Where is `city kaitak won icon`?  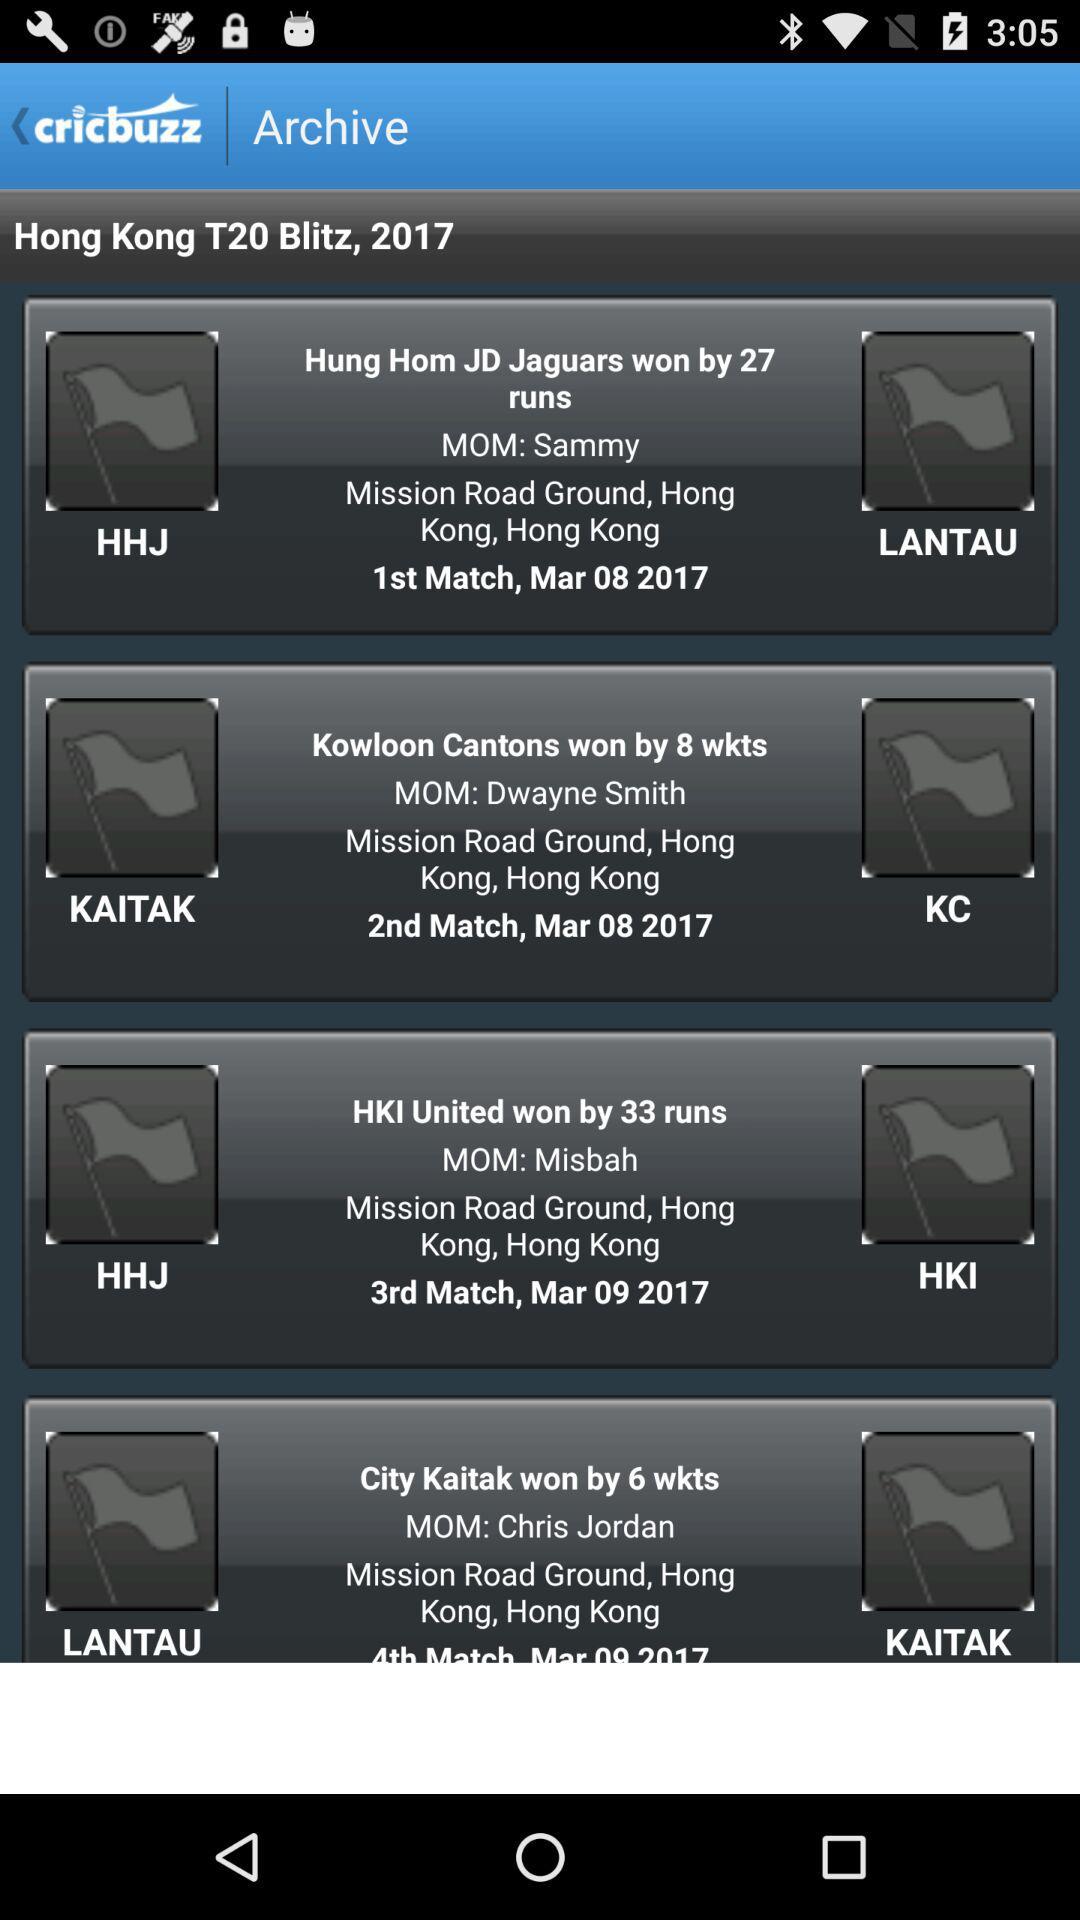 city kaitak won icon is located at coordinates (540, 1477).